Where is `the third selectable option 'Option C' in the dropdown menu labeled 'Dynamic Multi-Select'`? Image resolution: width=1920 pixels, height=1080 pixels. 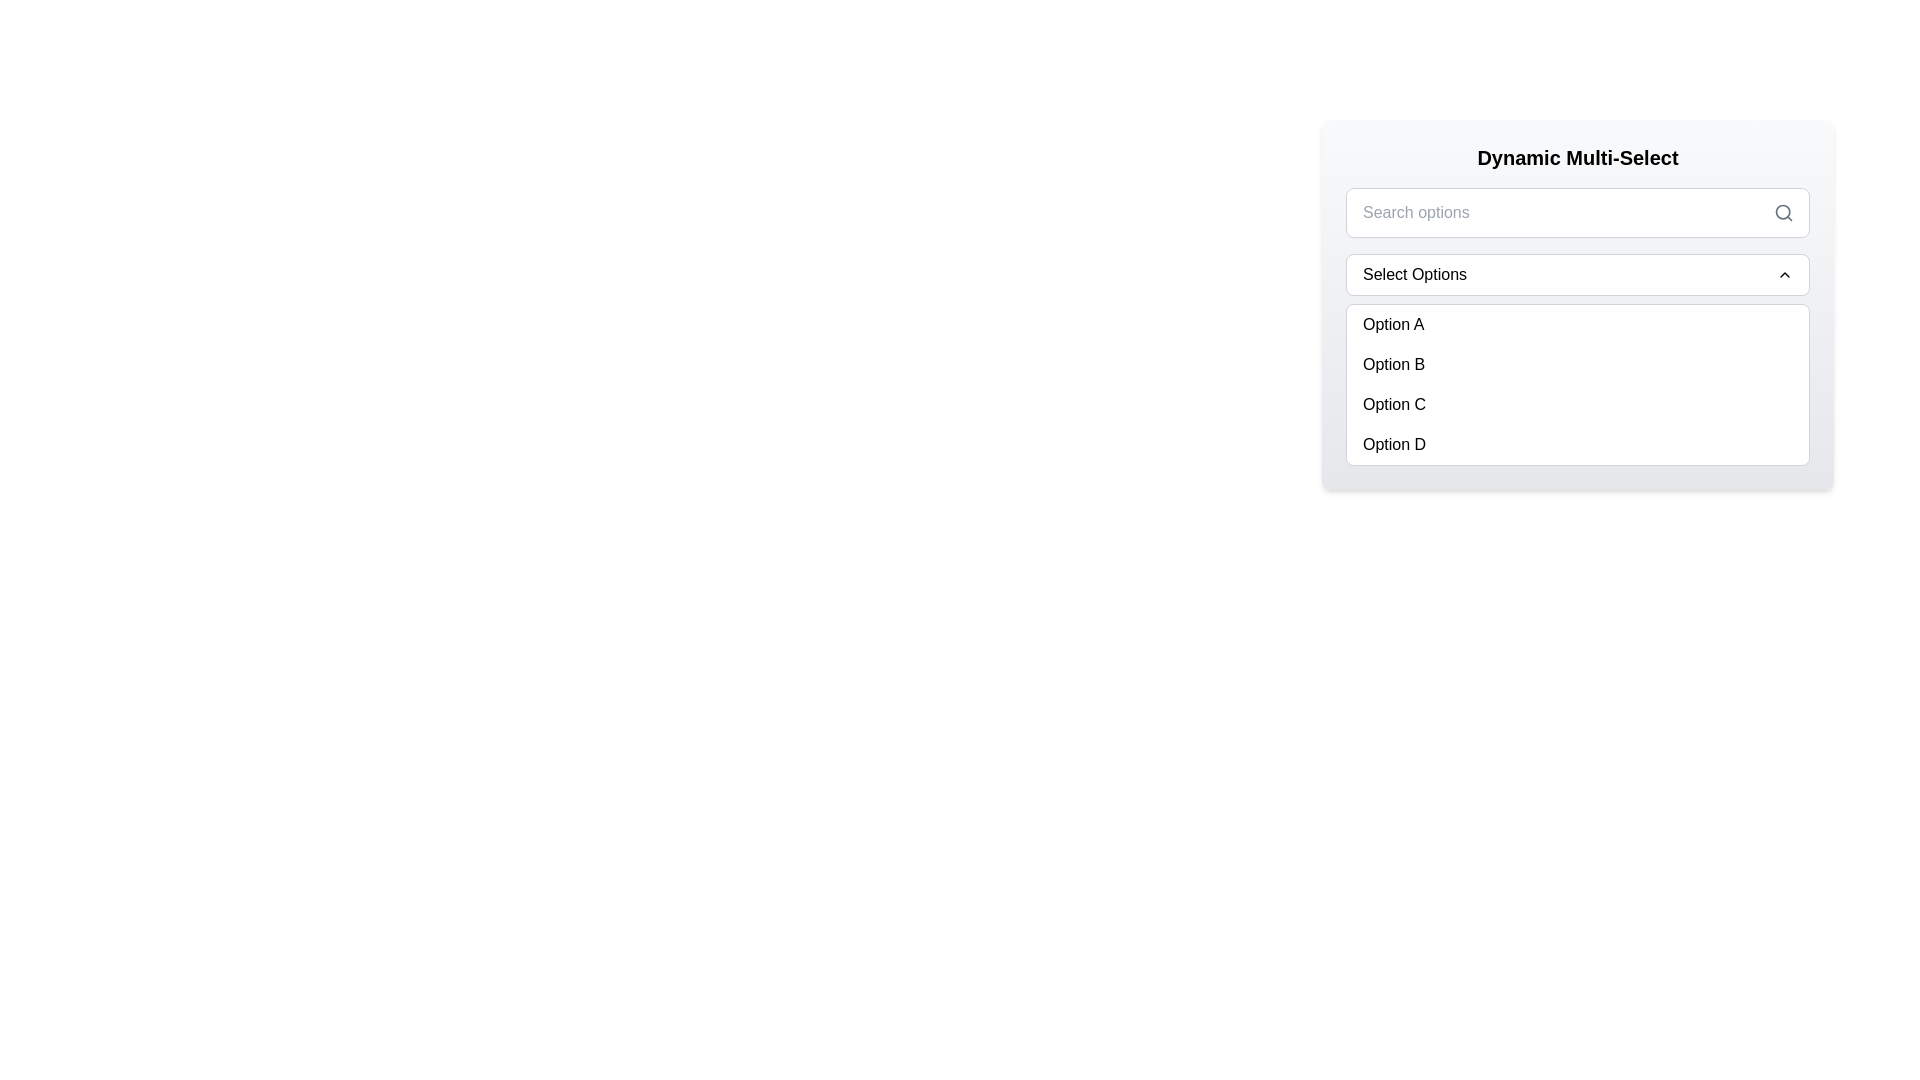
the third selectable option 'Option C' in the dropdown menu labeled 'Dynamic Multi-Select' is located at coordinates (1577, 405).